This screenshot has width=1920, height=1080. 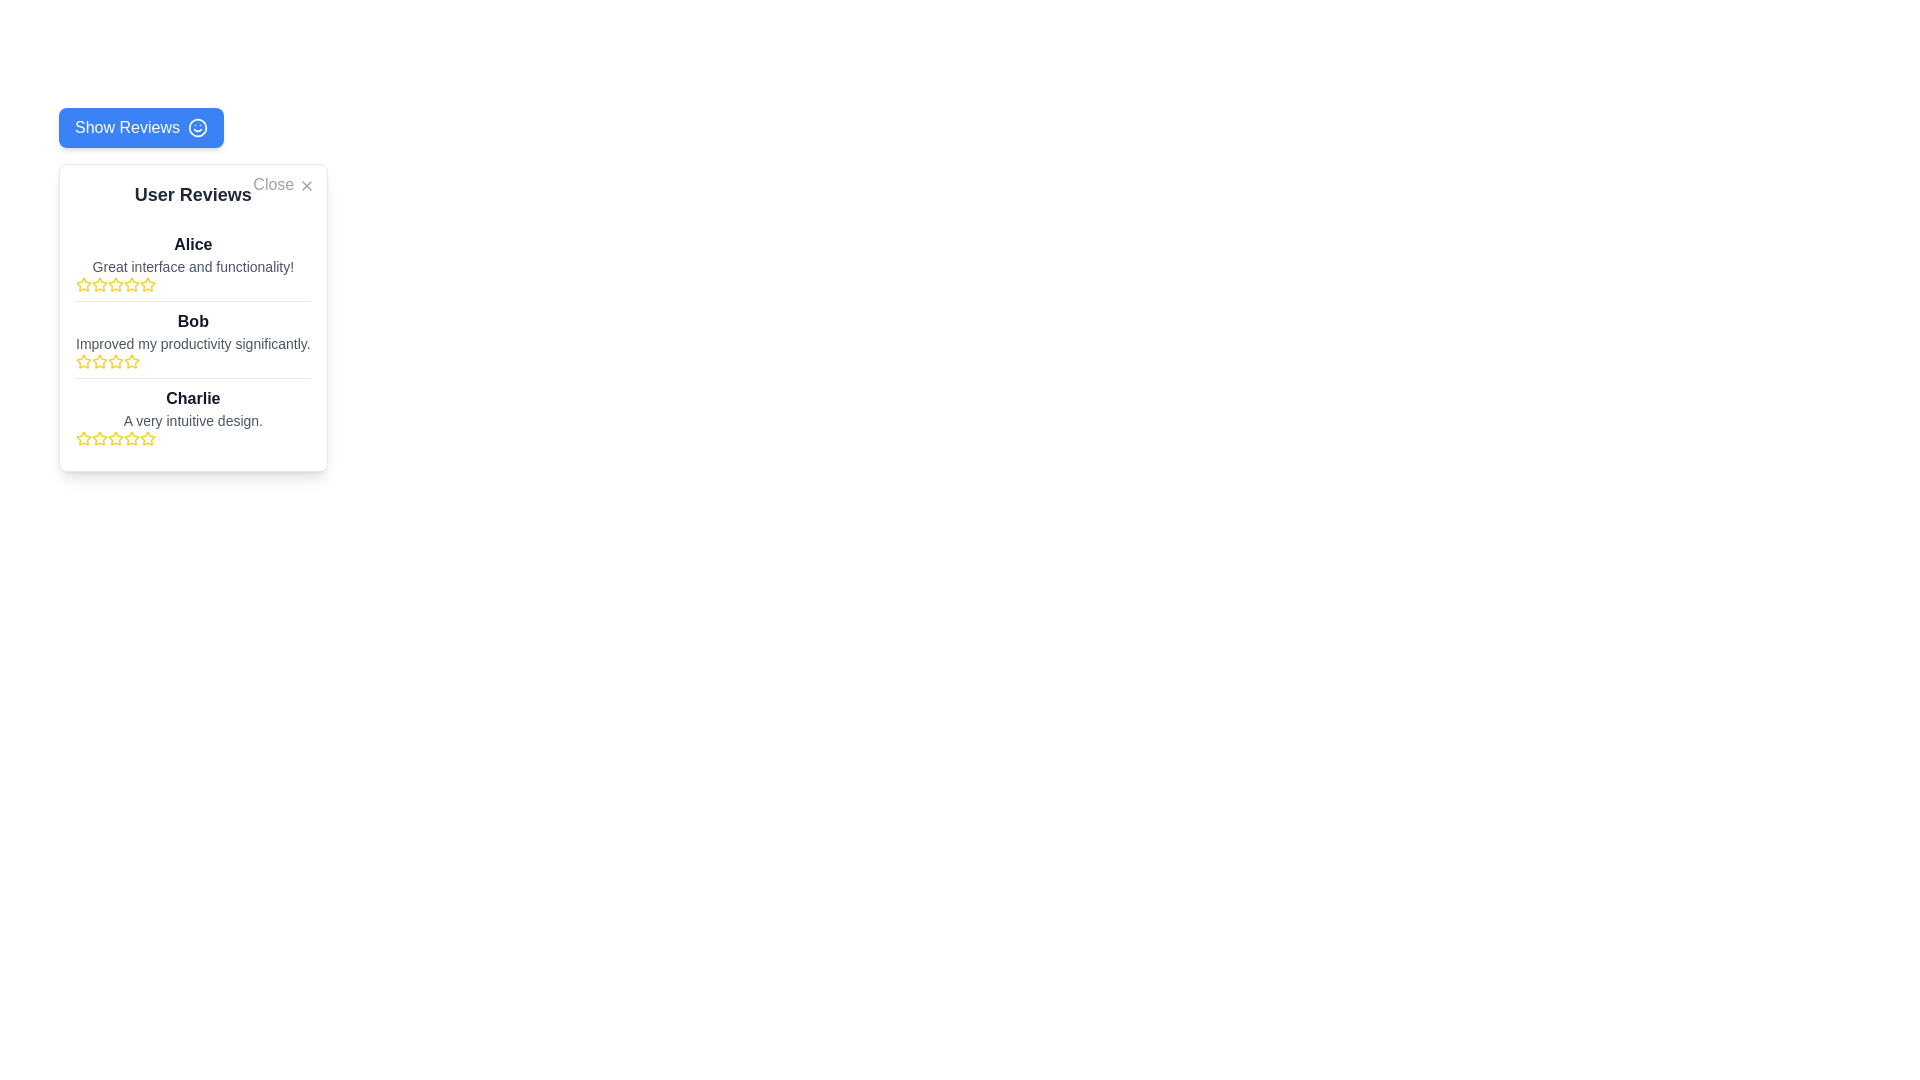 What do you see at coordinates (131, 438) in the screenshot?
I see `the last star icon in the 5-star rating system to rate 'Charlie'` at bounding box center [131, 438].